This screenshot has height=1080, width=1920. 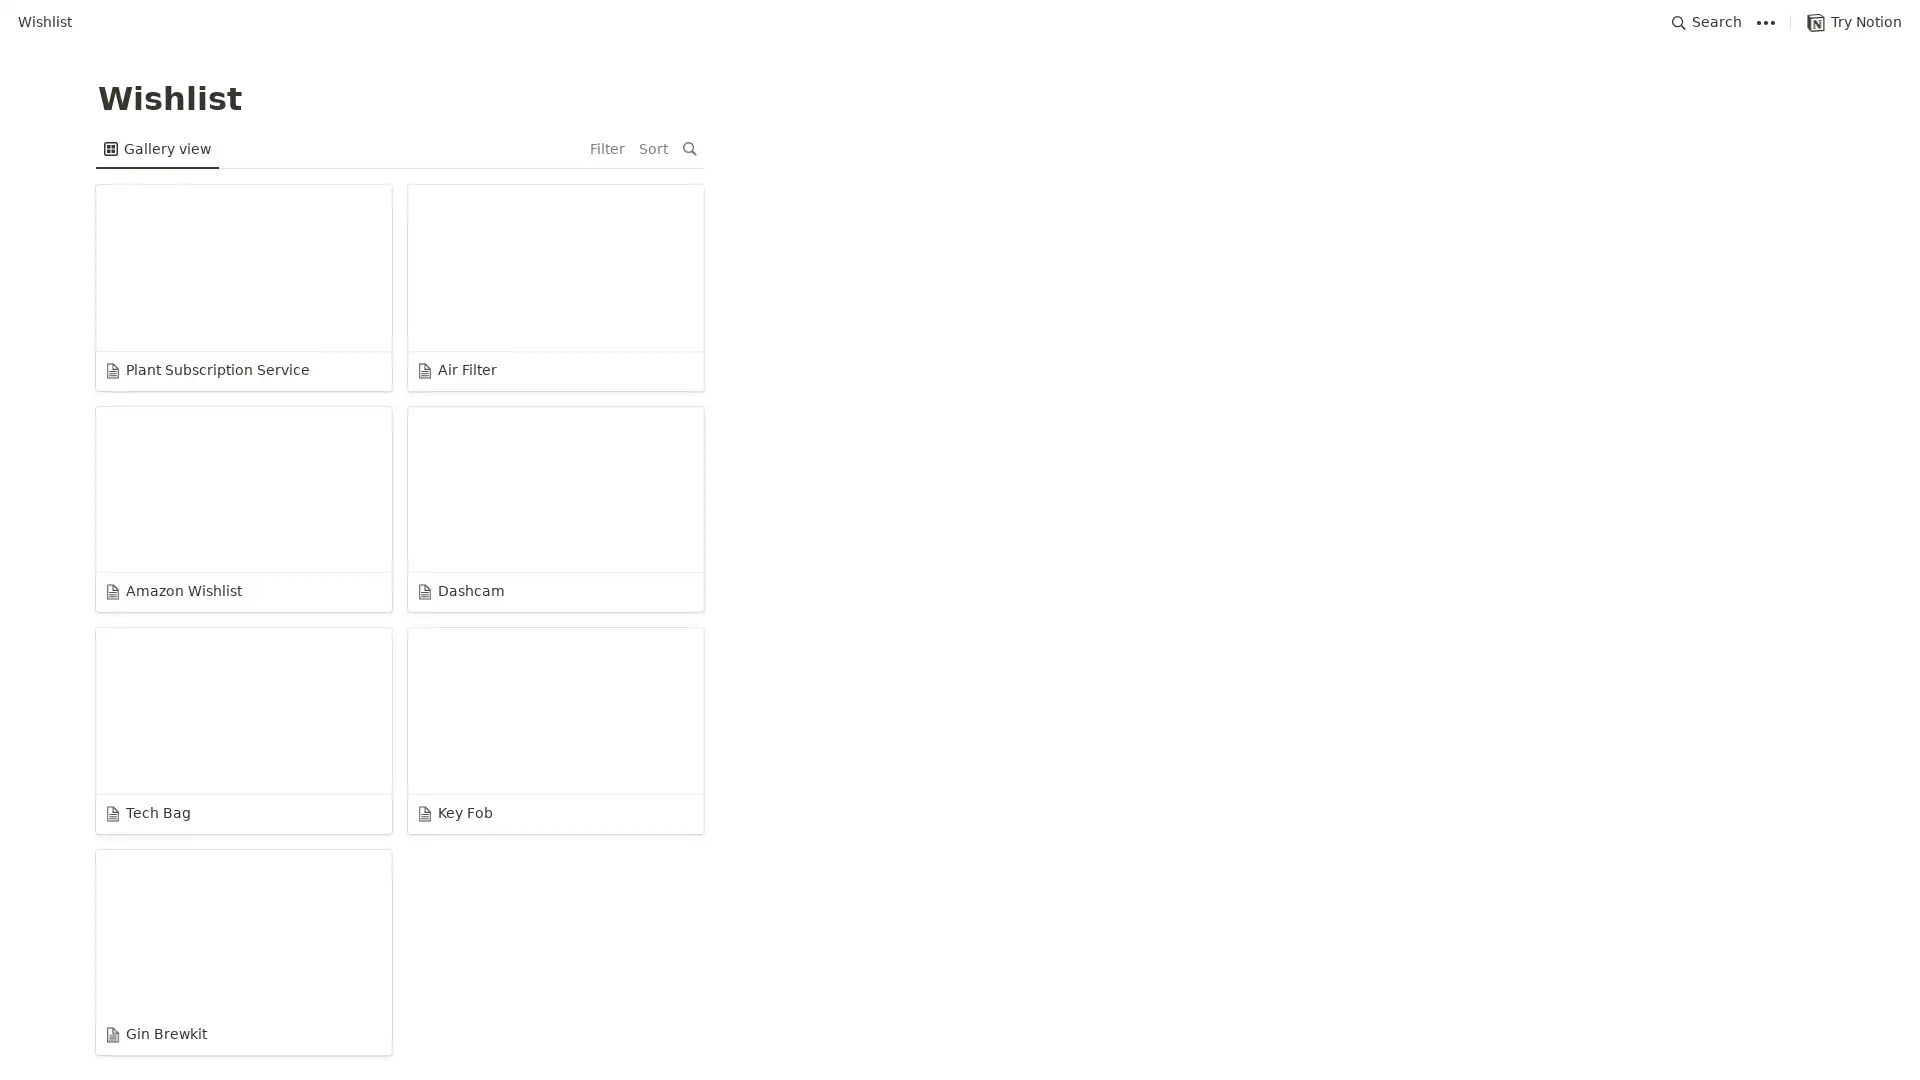 I want to click on Drag image to reposition Key Fob, so click(x=1685, y=296).